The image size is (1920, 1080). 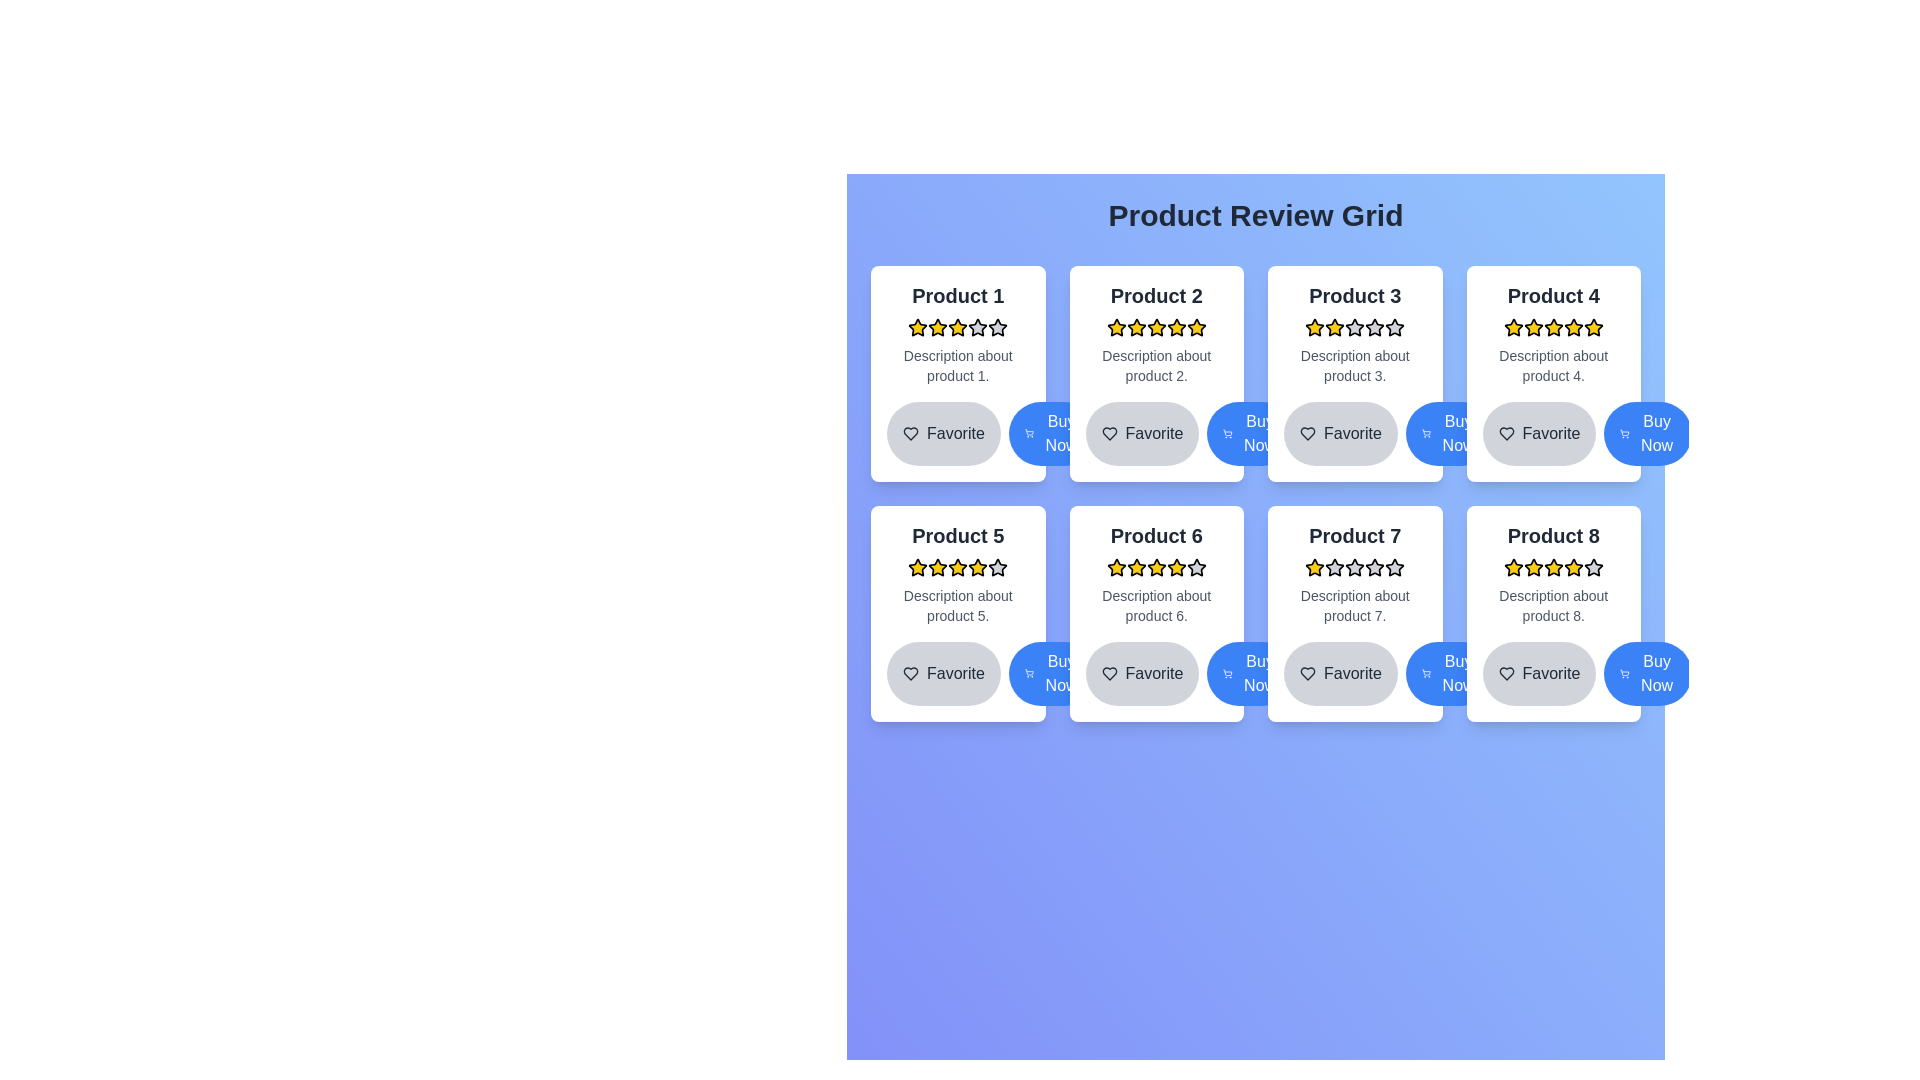 I want to click on the descriptive text block for 'Product 8' located at the bottom right corner of the grid view, positioned below the star rating and above the 'Favorite' button, so click(x=1552, y=604).